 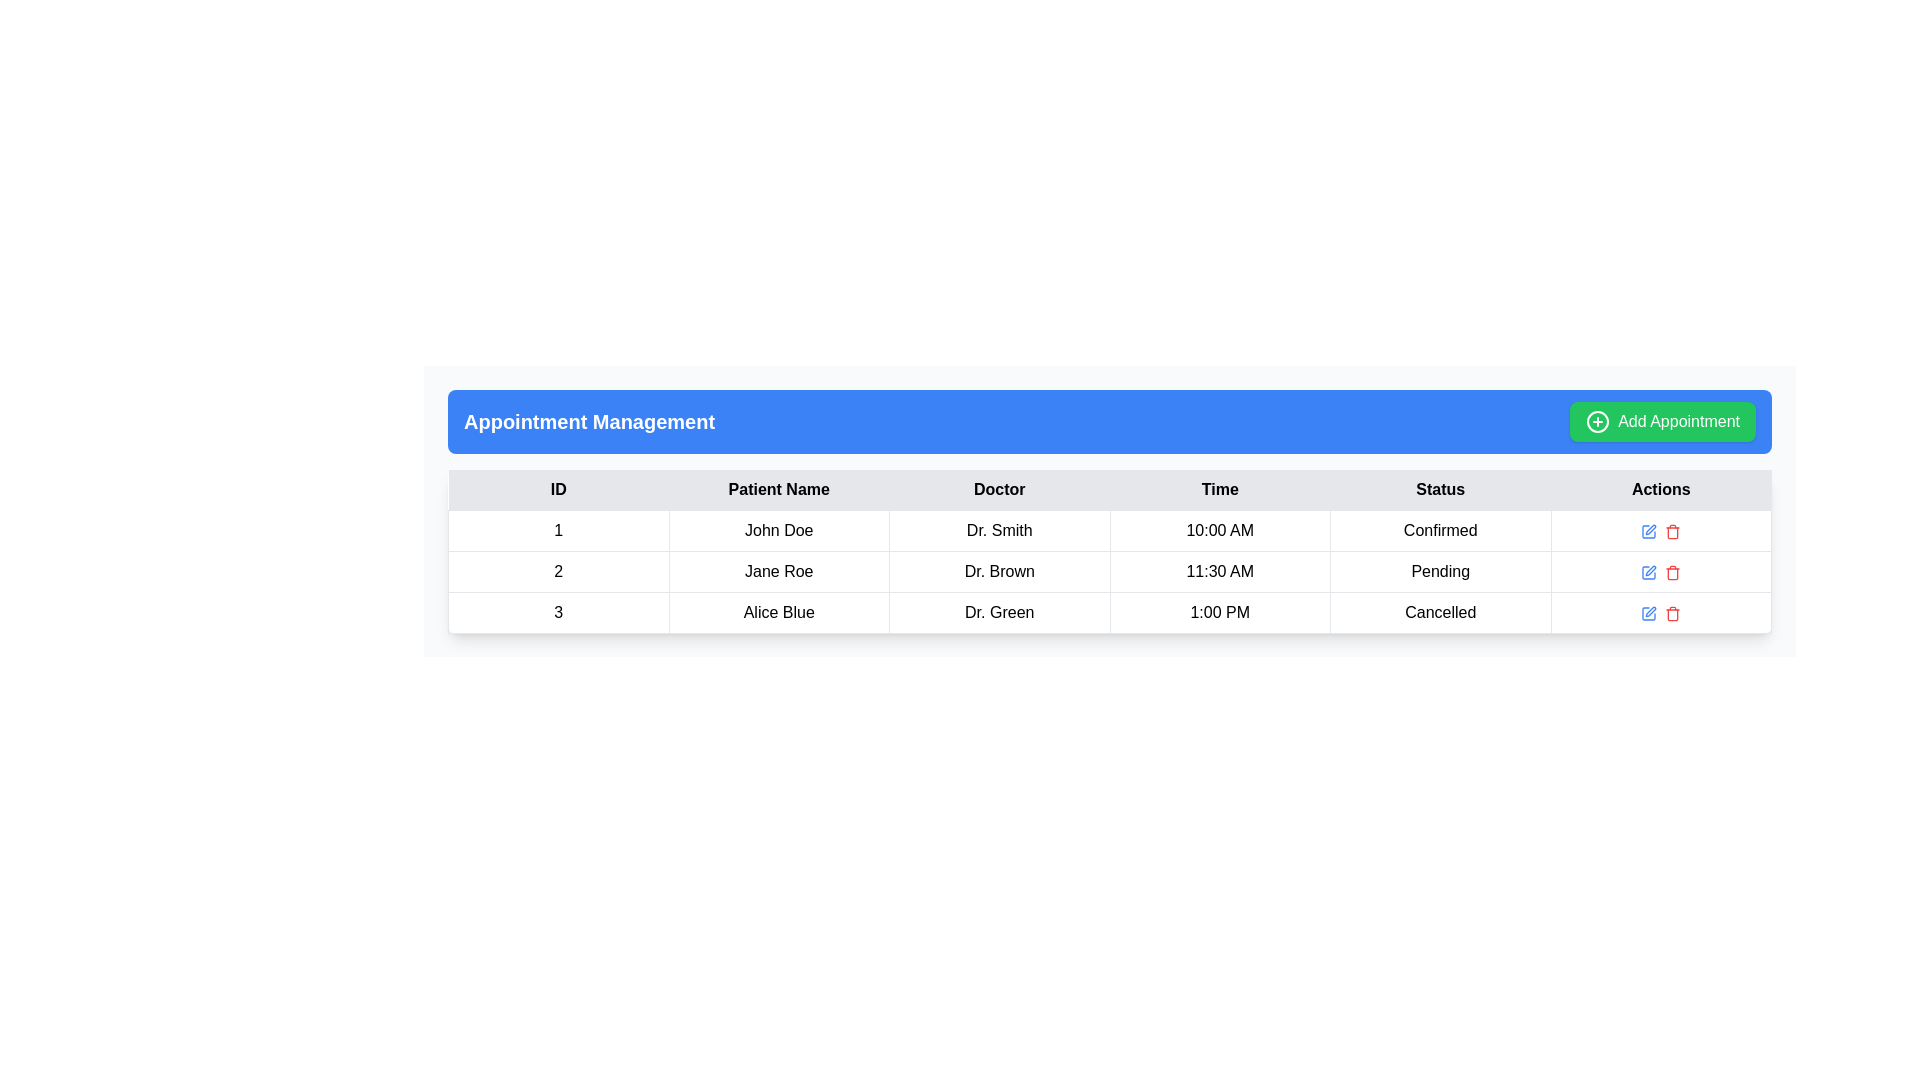 What do you see at coordinates (1661, 612) in the screenshot?
I see `the Control group containing interactive buttons for 'Alice Blue', which includes a blue pencil icon for editing and a red trash icon for deletion` at bounding box center [1661, 612].